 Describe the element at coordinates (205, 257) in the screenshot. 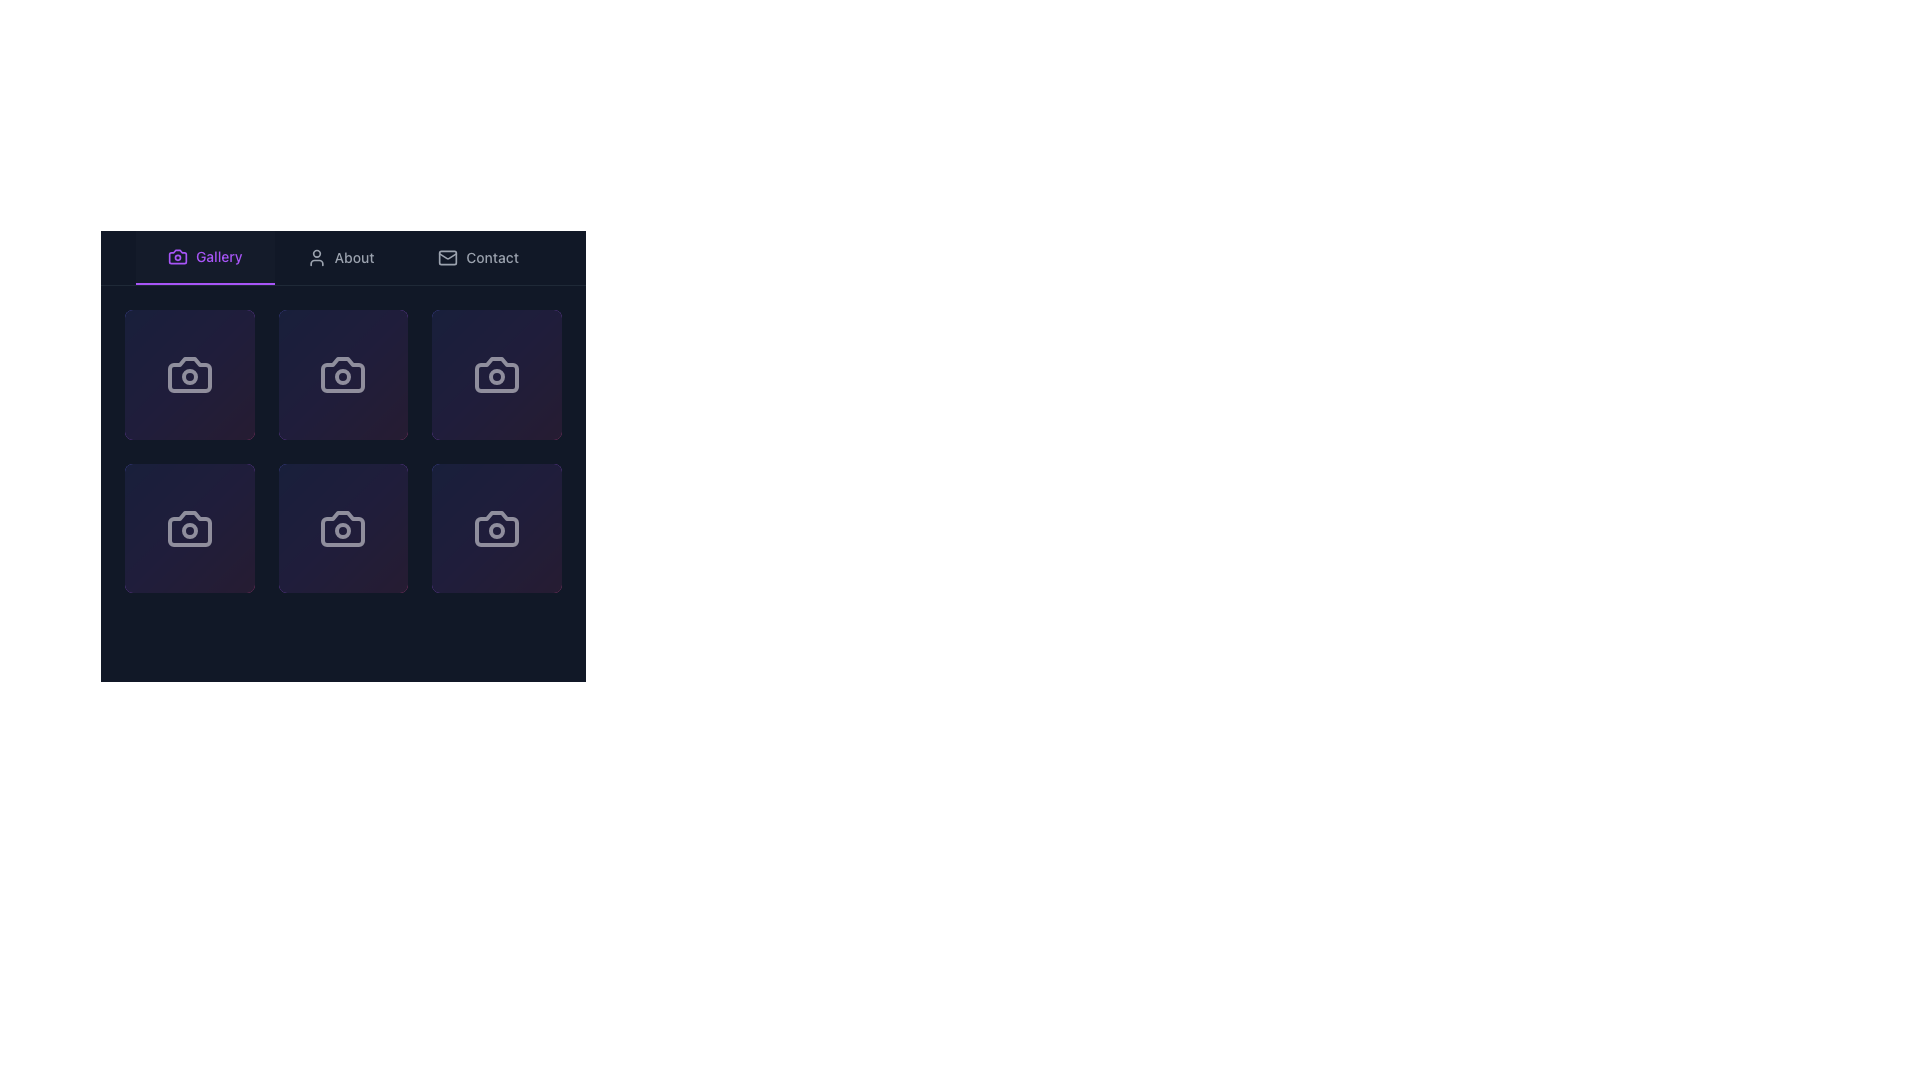

I see `the 'Gallery' button, which is the leftmost button in the navigation bar, styled with purple text and a camera icon` at that location.